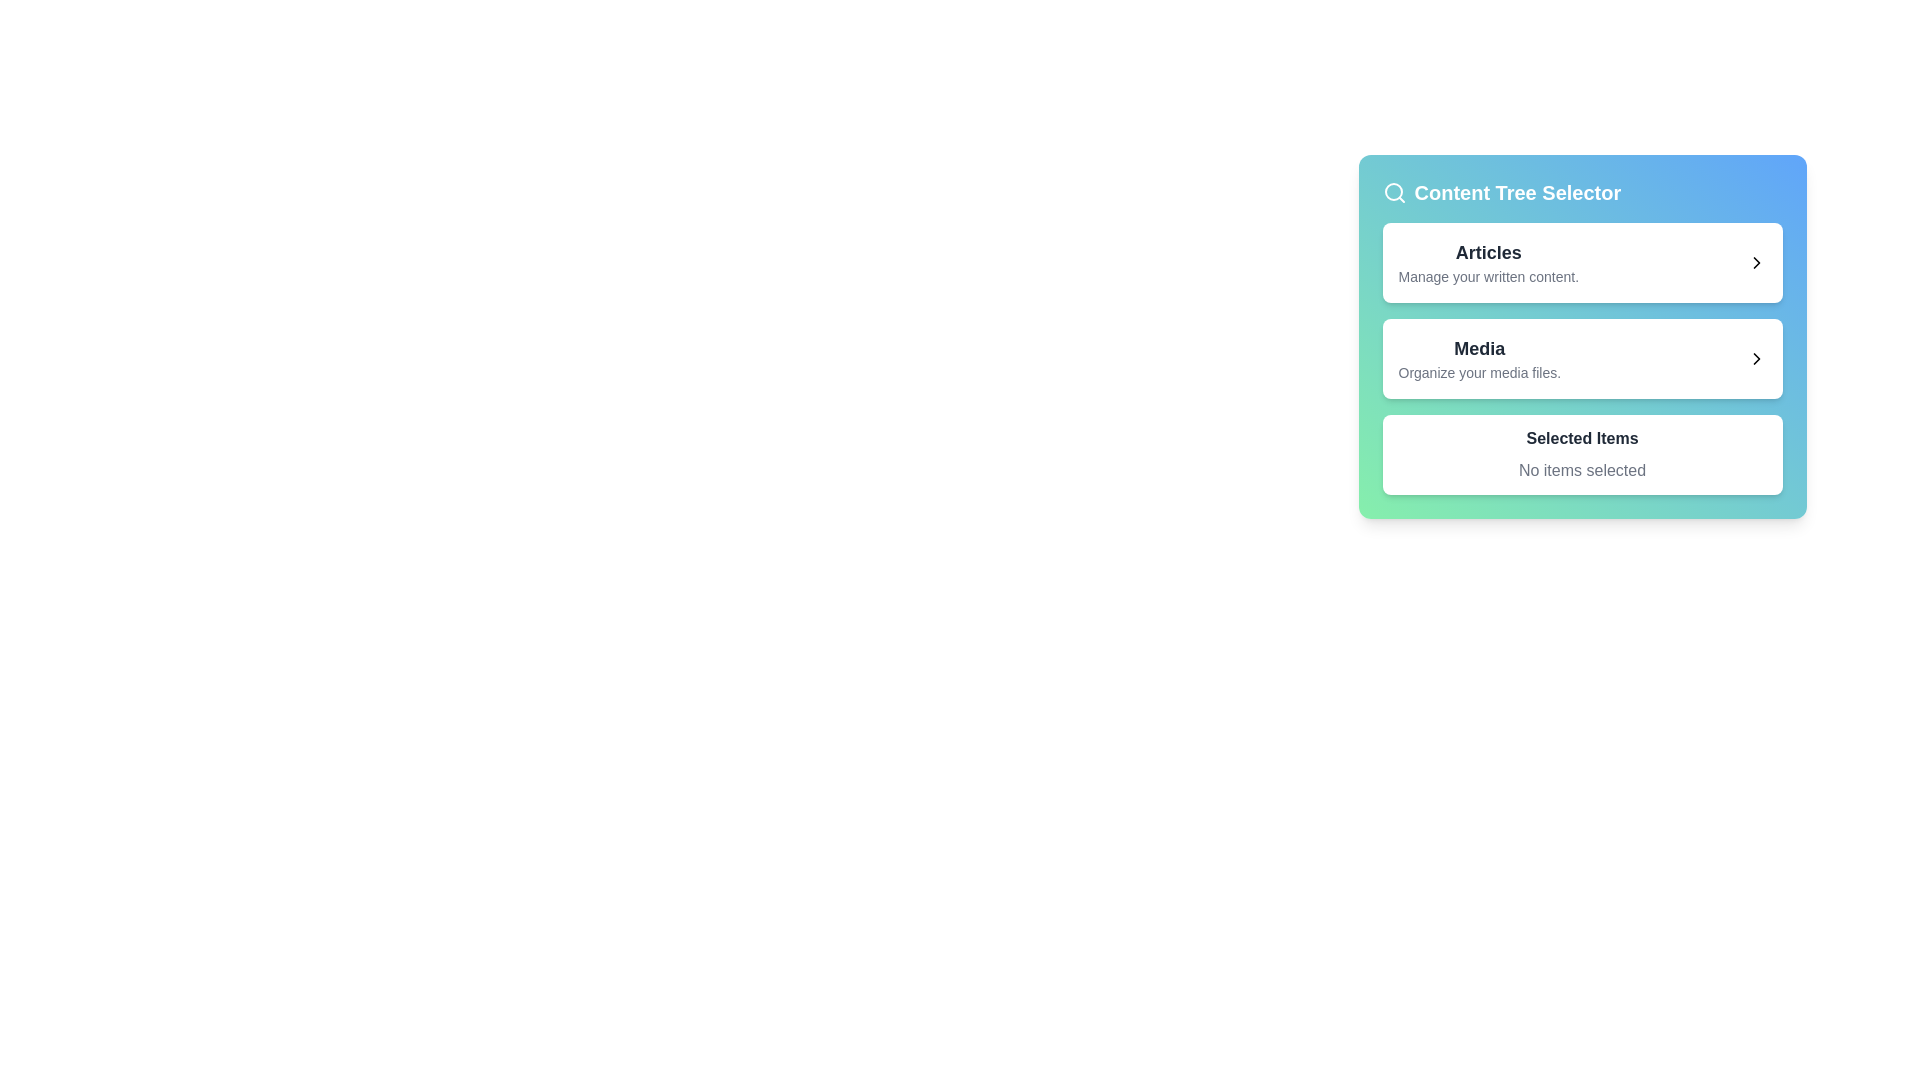  Describe the element at coordinates (1581, 455) in the screenshot. I see `the Informative component that displays the message indicating no items have been selected, located at the bottom of the vertical stack under the header 'Content Tree Selector'` at that location.